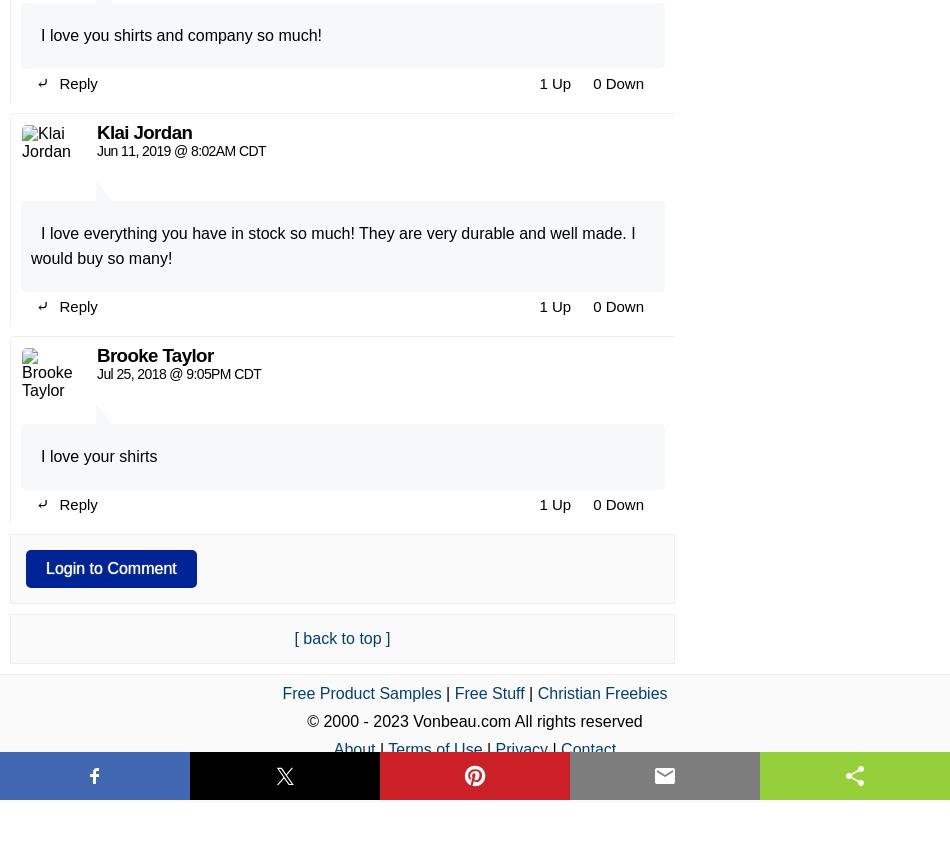  I want to click on 'Terms of Use', so click(434, 248).